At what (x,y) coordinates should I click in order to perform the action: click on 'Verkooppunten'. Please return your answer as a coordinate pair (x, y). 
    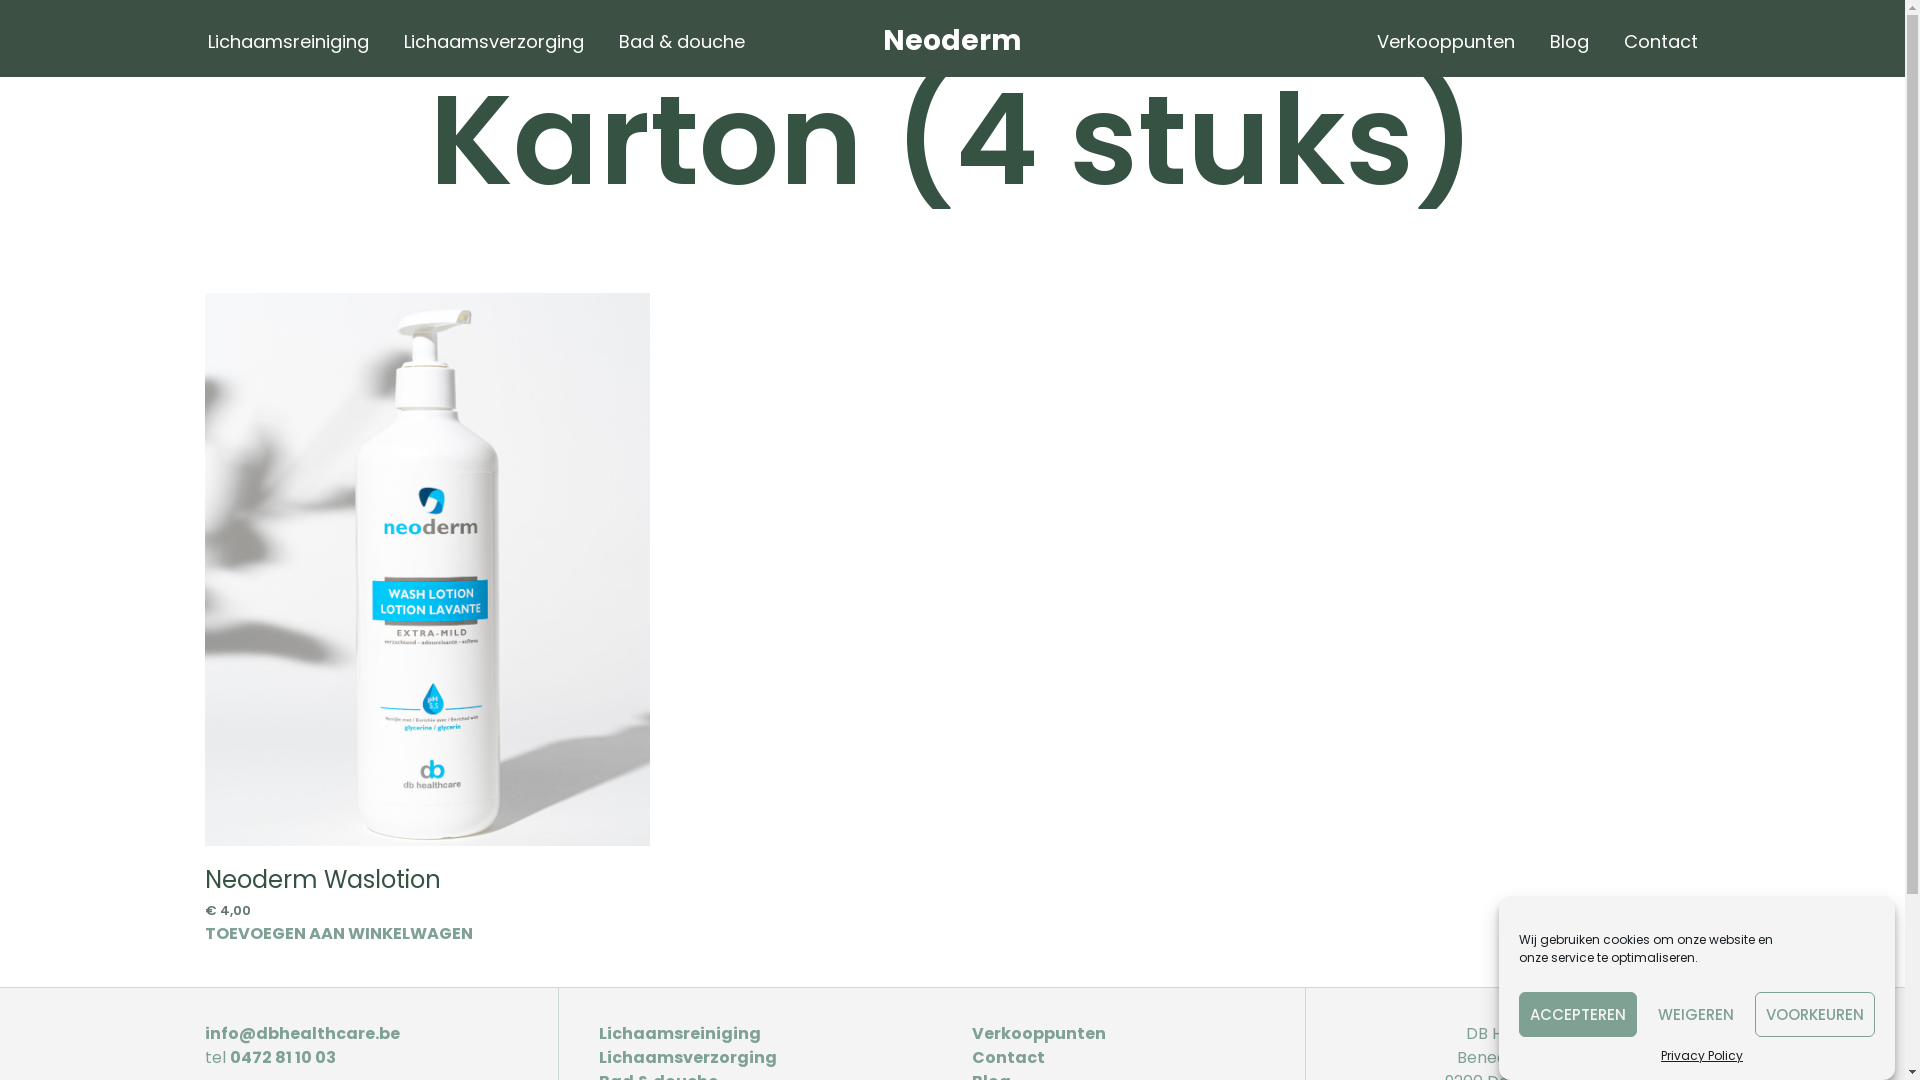
    Looking at the image, I should click on (1038, 1033).